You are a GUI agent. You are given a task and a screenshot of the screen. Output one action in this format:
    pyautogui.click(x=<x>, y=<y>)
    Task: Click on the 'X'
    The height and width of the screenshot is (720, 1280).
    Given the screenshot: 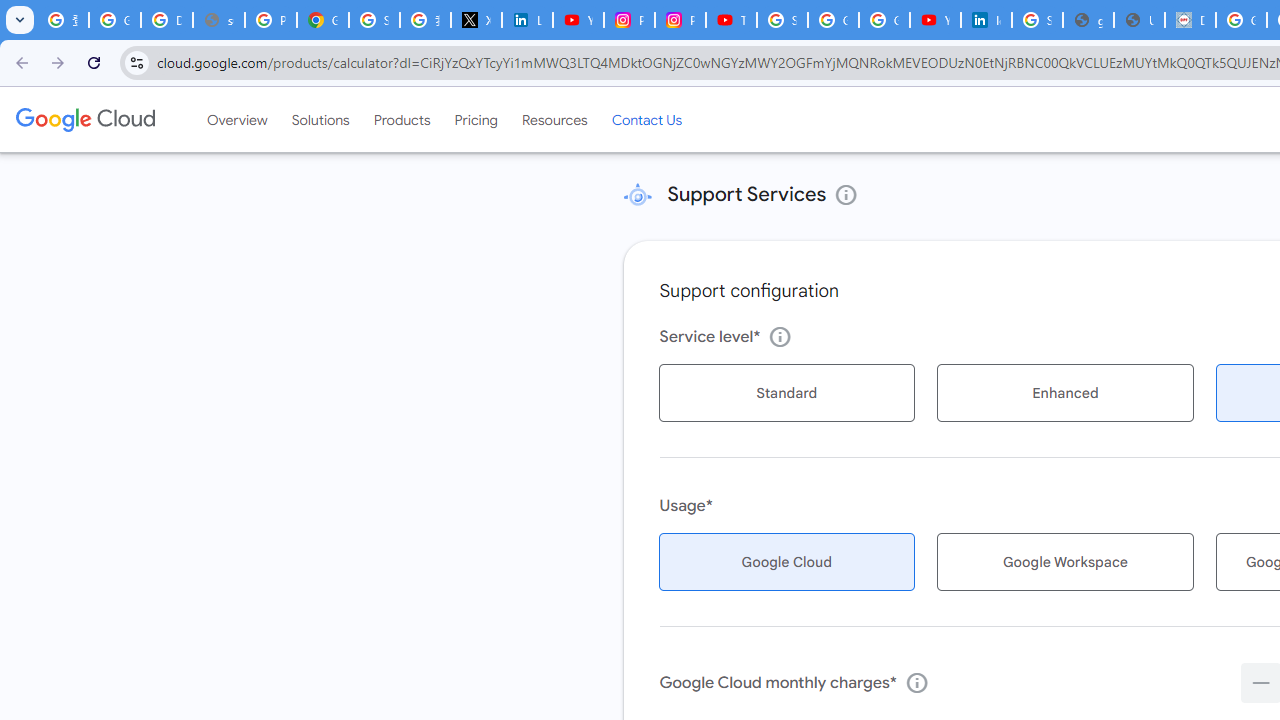 What is the action you would take?
    pyautogui.click(x=475, y=20)
    